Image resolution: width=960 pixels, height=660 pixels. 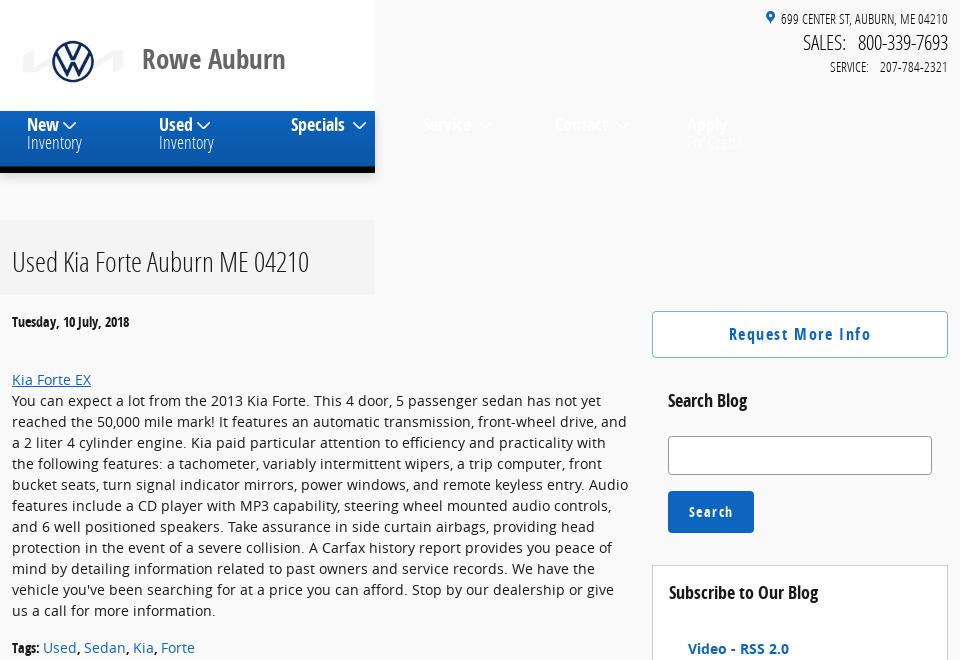 What do you see at coordinates (799, 349) in the screenshot?
I see `'Request More Info'` at bounding box center [799, 349].